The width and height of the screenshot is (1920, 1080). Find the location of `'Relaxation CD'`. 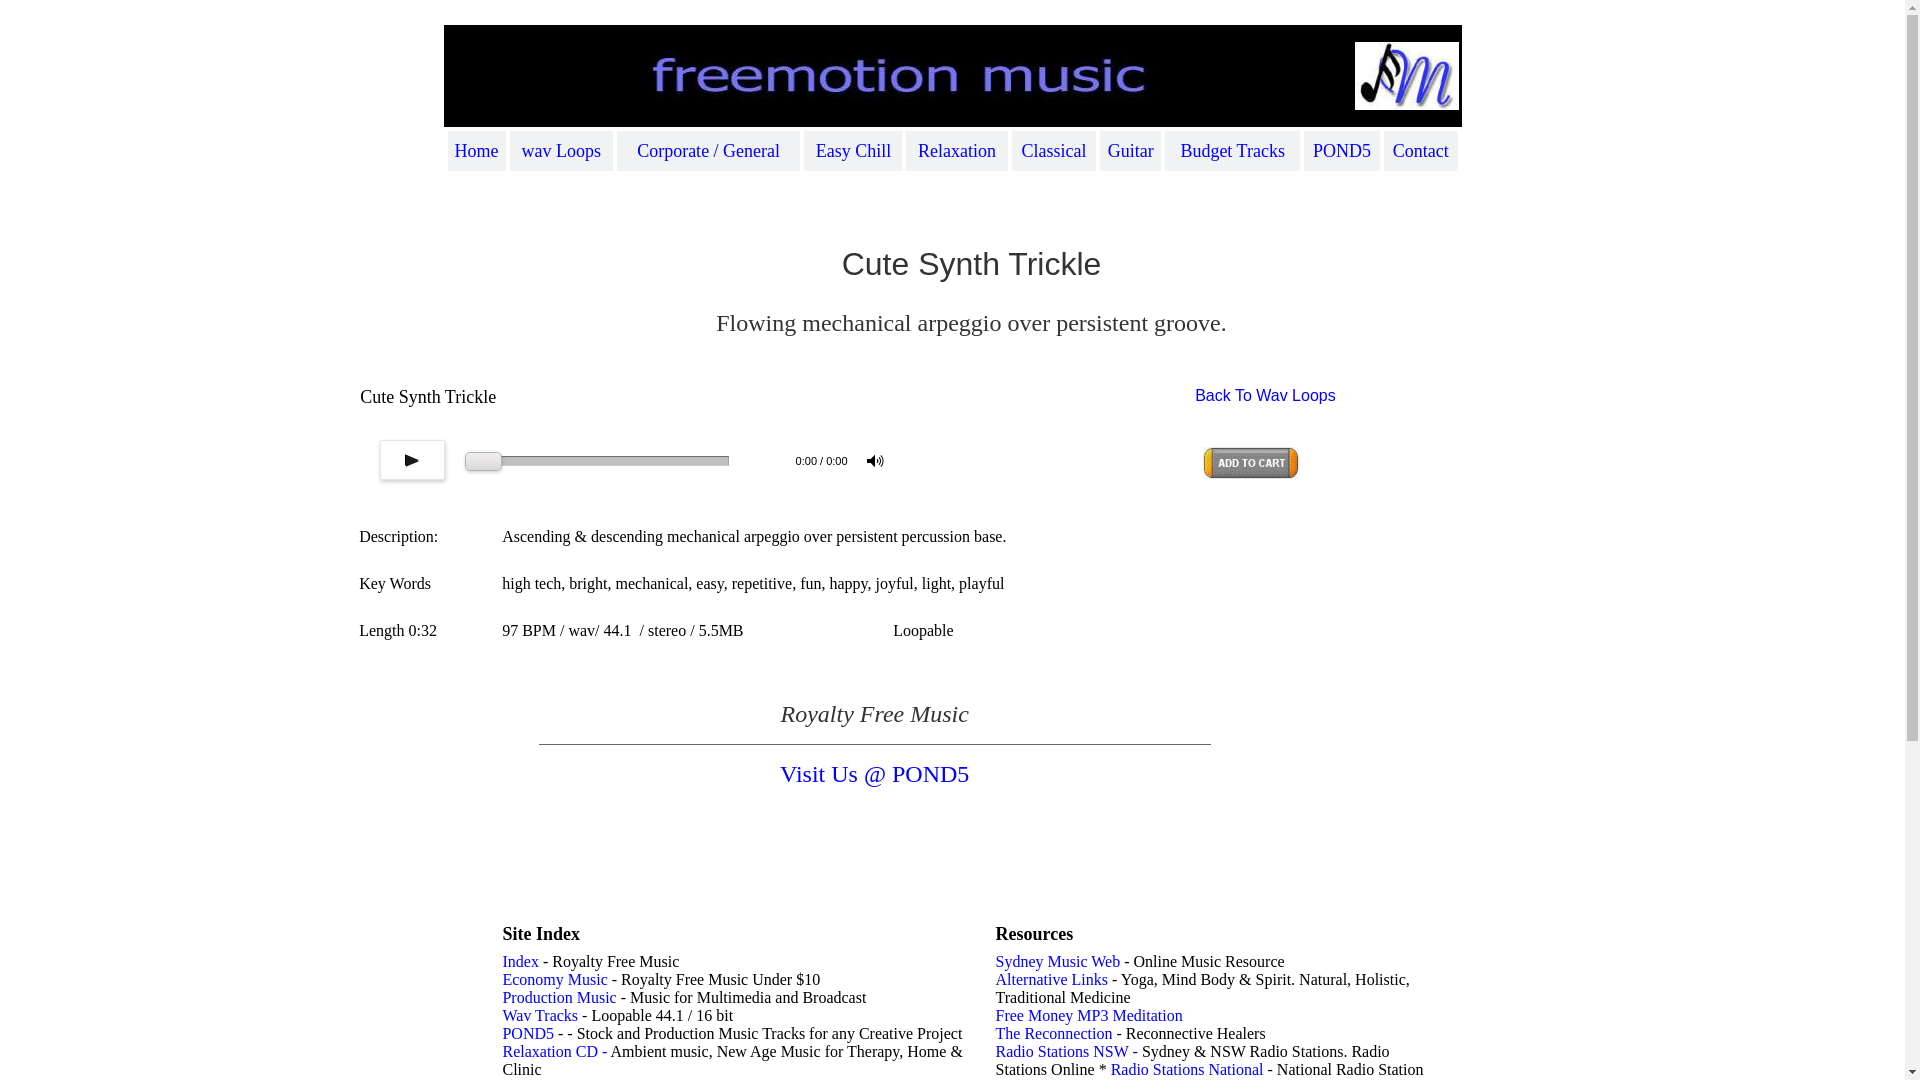

'Relaxation CD' is located at coordinates (550, 1050).